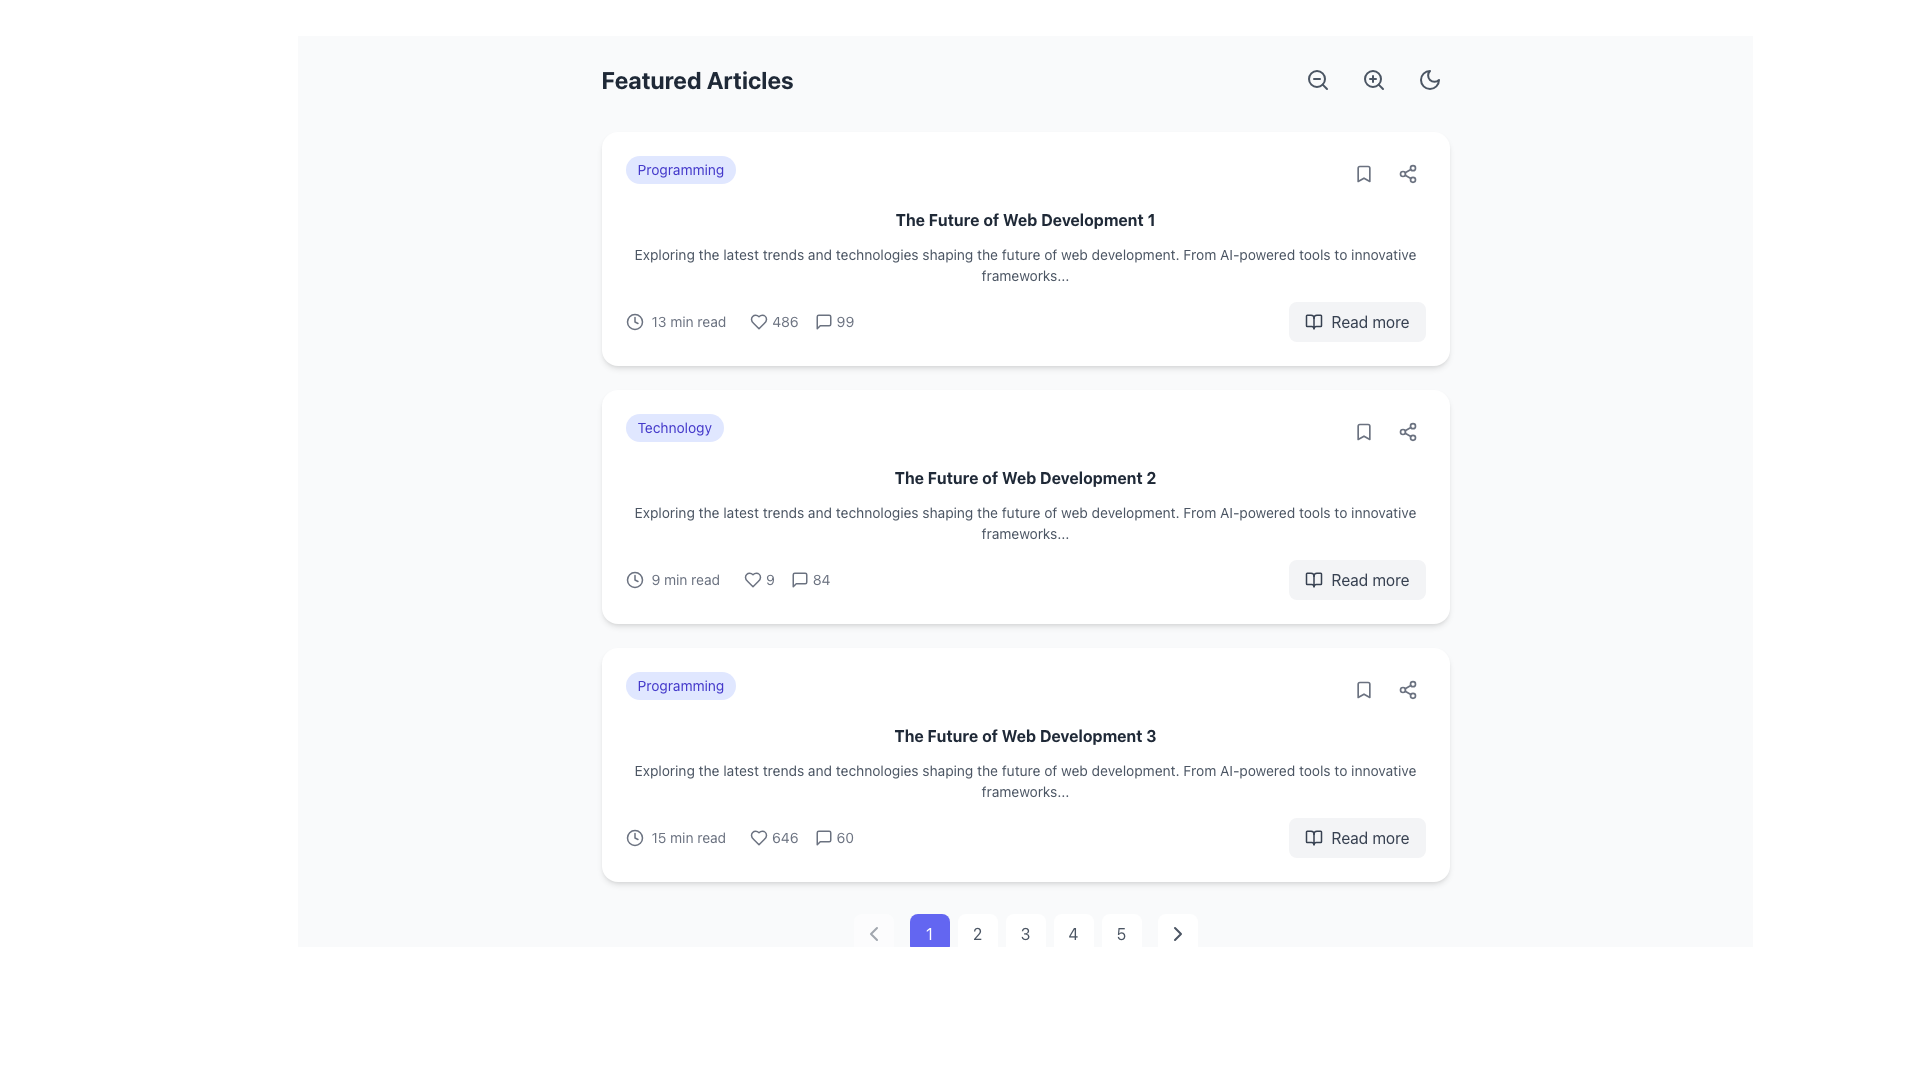 This screenshot has height=1080, width=1920. What do you see at coordinates (633, 837) in the screenshot?
I see `the clock icon component that visually represents the reading time of an article, located at the bottom section of the third content card` at bounding box center [633, 837].